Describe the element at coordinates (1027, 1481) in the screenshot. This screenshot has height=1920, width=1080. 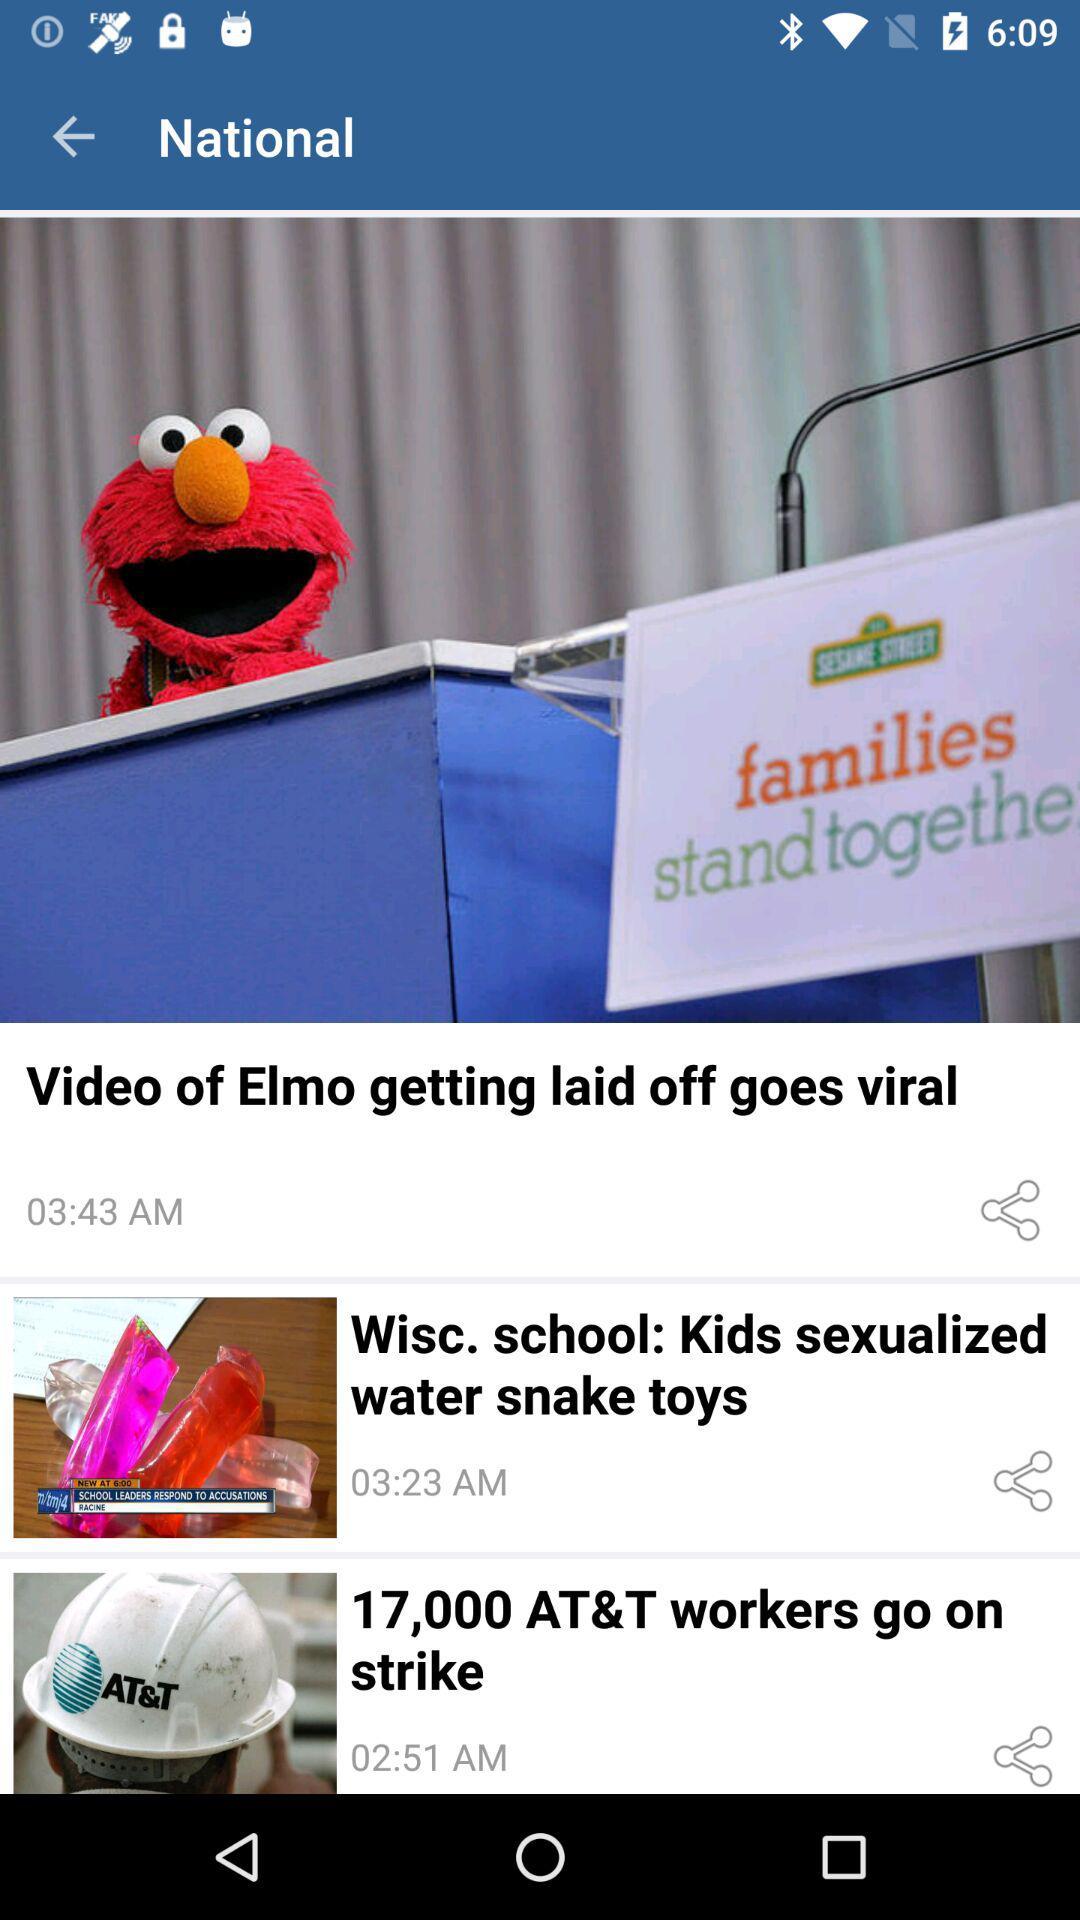
I see `share the article` at that location.